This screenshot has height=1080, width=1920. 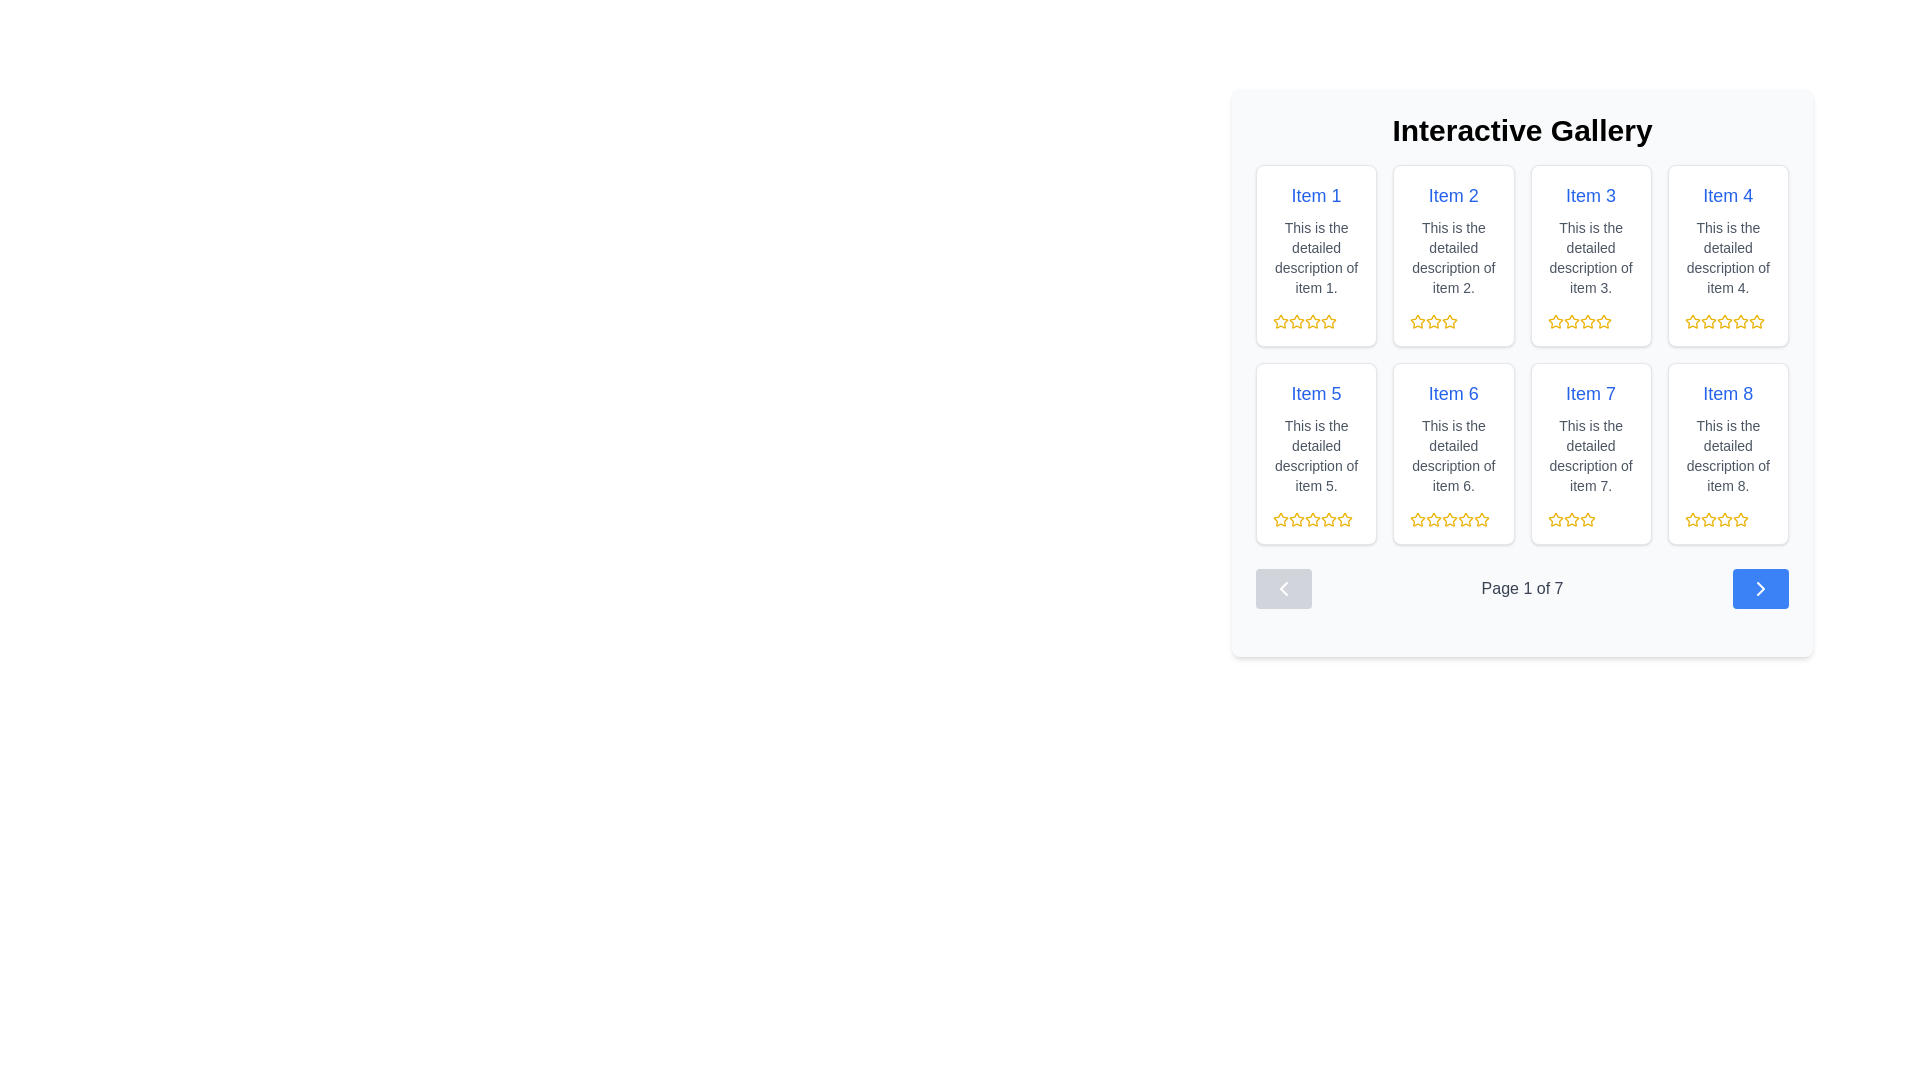 I want to click on the second card in the grid layout that provides a brief textual description and options for user interaction, so click(x=1453, y=254).